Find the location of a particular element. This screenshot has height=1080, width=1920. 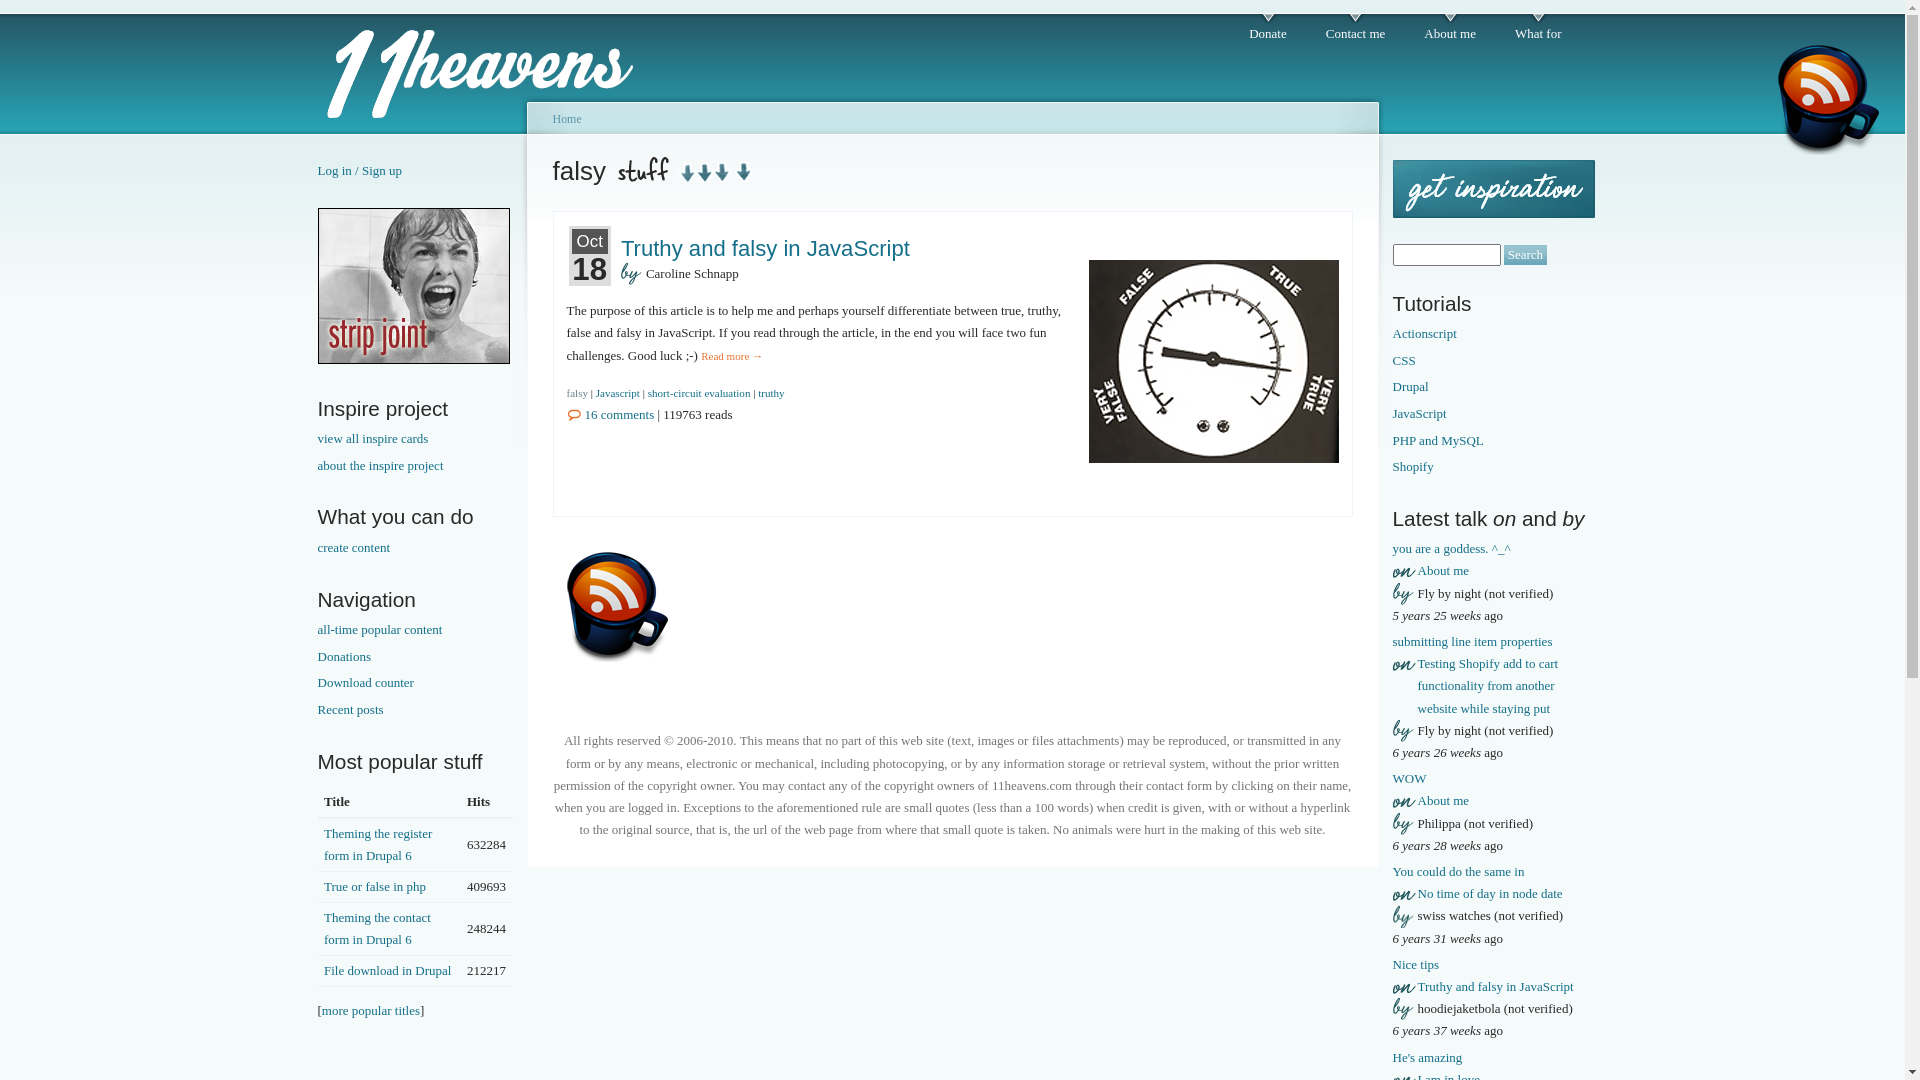

'Enter the terms you wish to search for.' is located at coordinates (1445, 253).